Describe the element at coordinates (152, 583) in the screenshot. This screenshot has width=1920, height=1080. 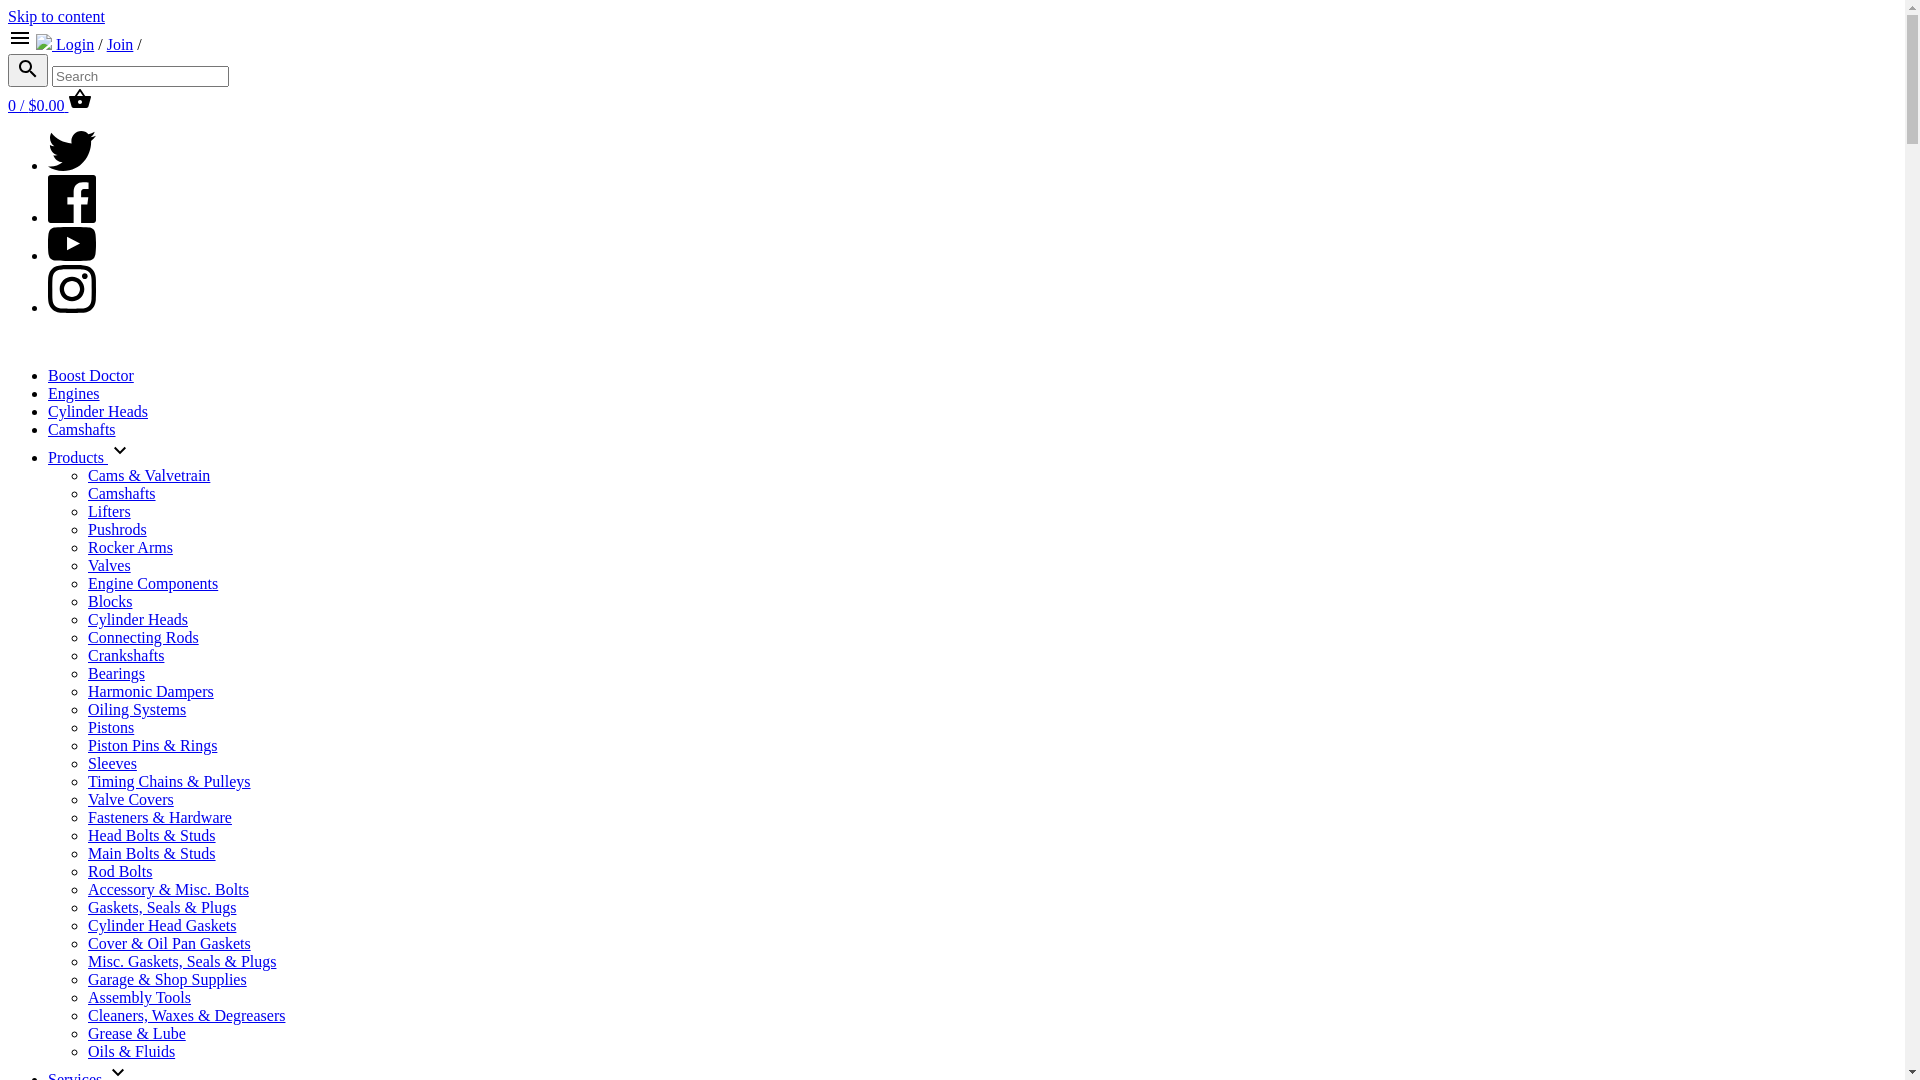
I see `'Engine Components'` at that location.